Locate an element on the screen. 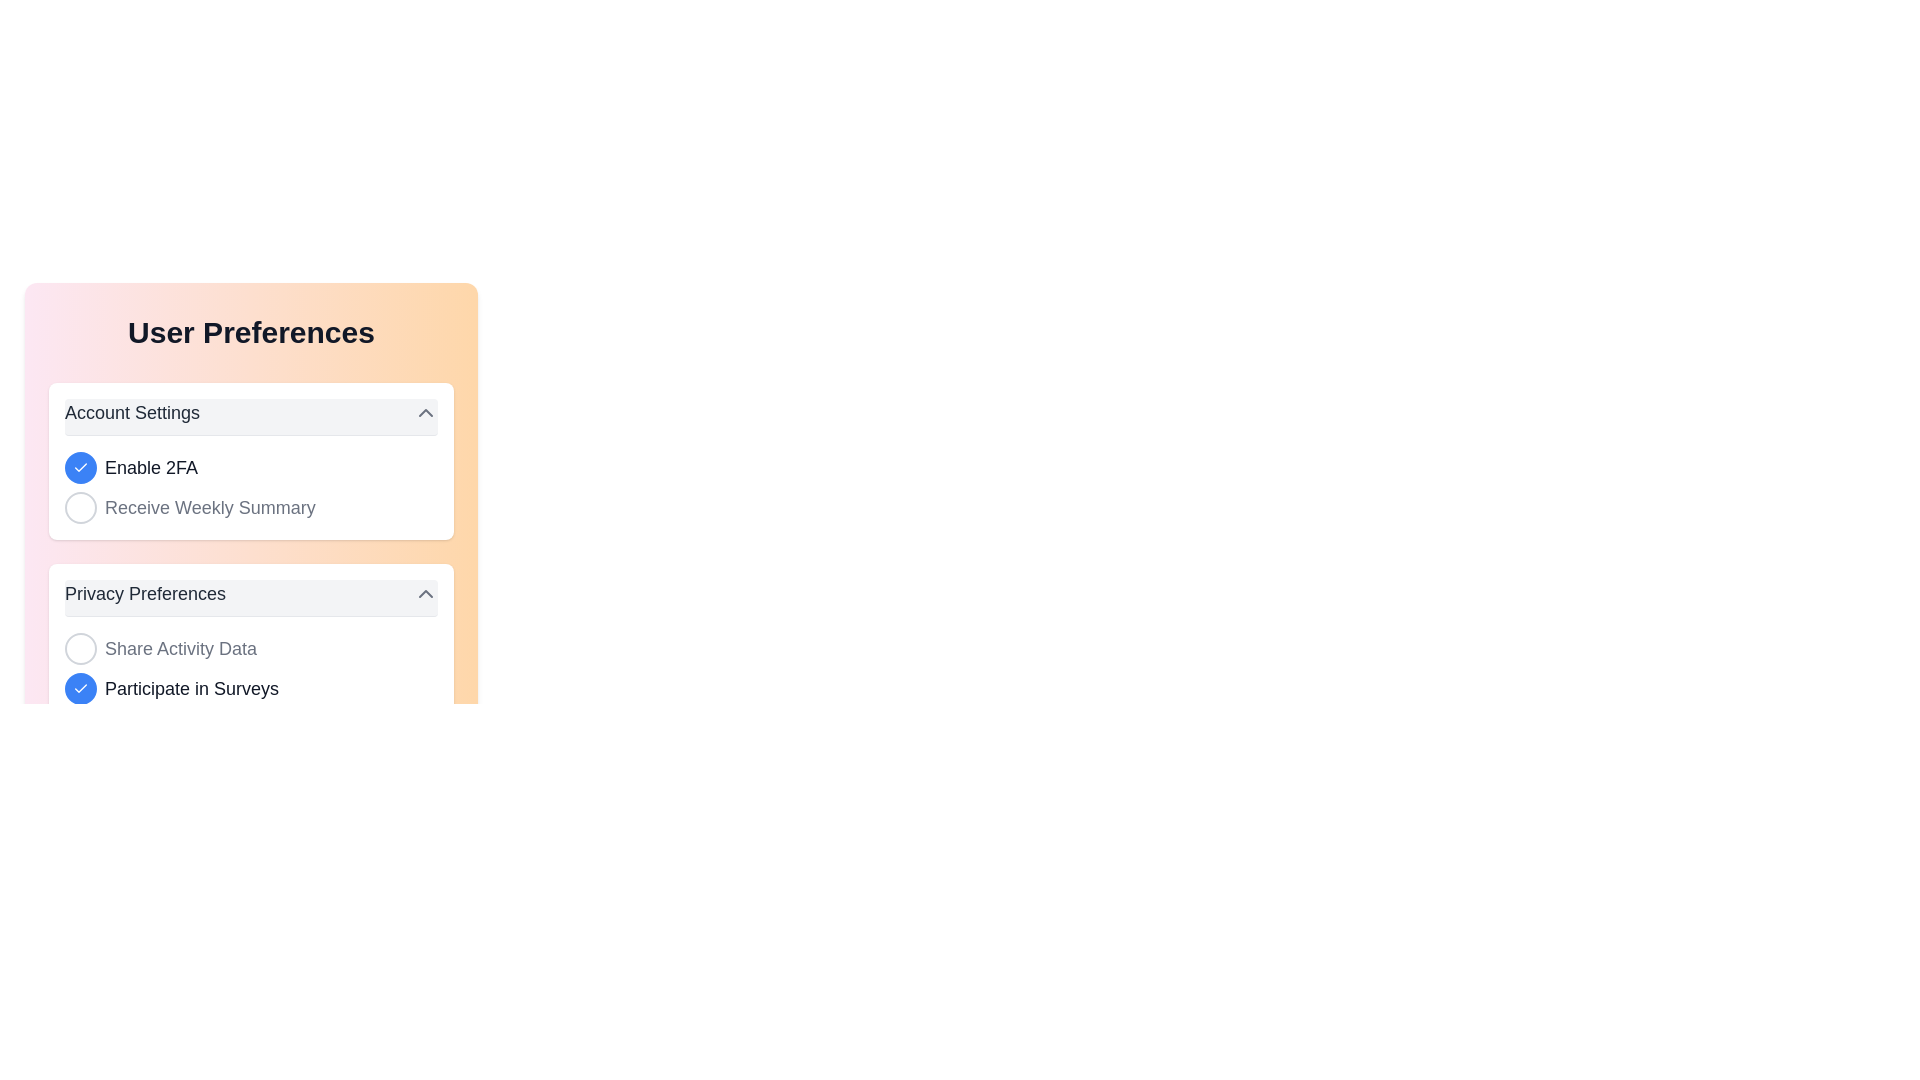  the privacy preferences checkbox that manages sharing activity data for additional information is located at coordinates (250, 648).